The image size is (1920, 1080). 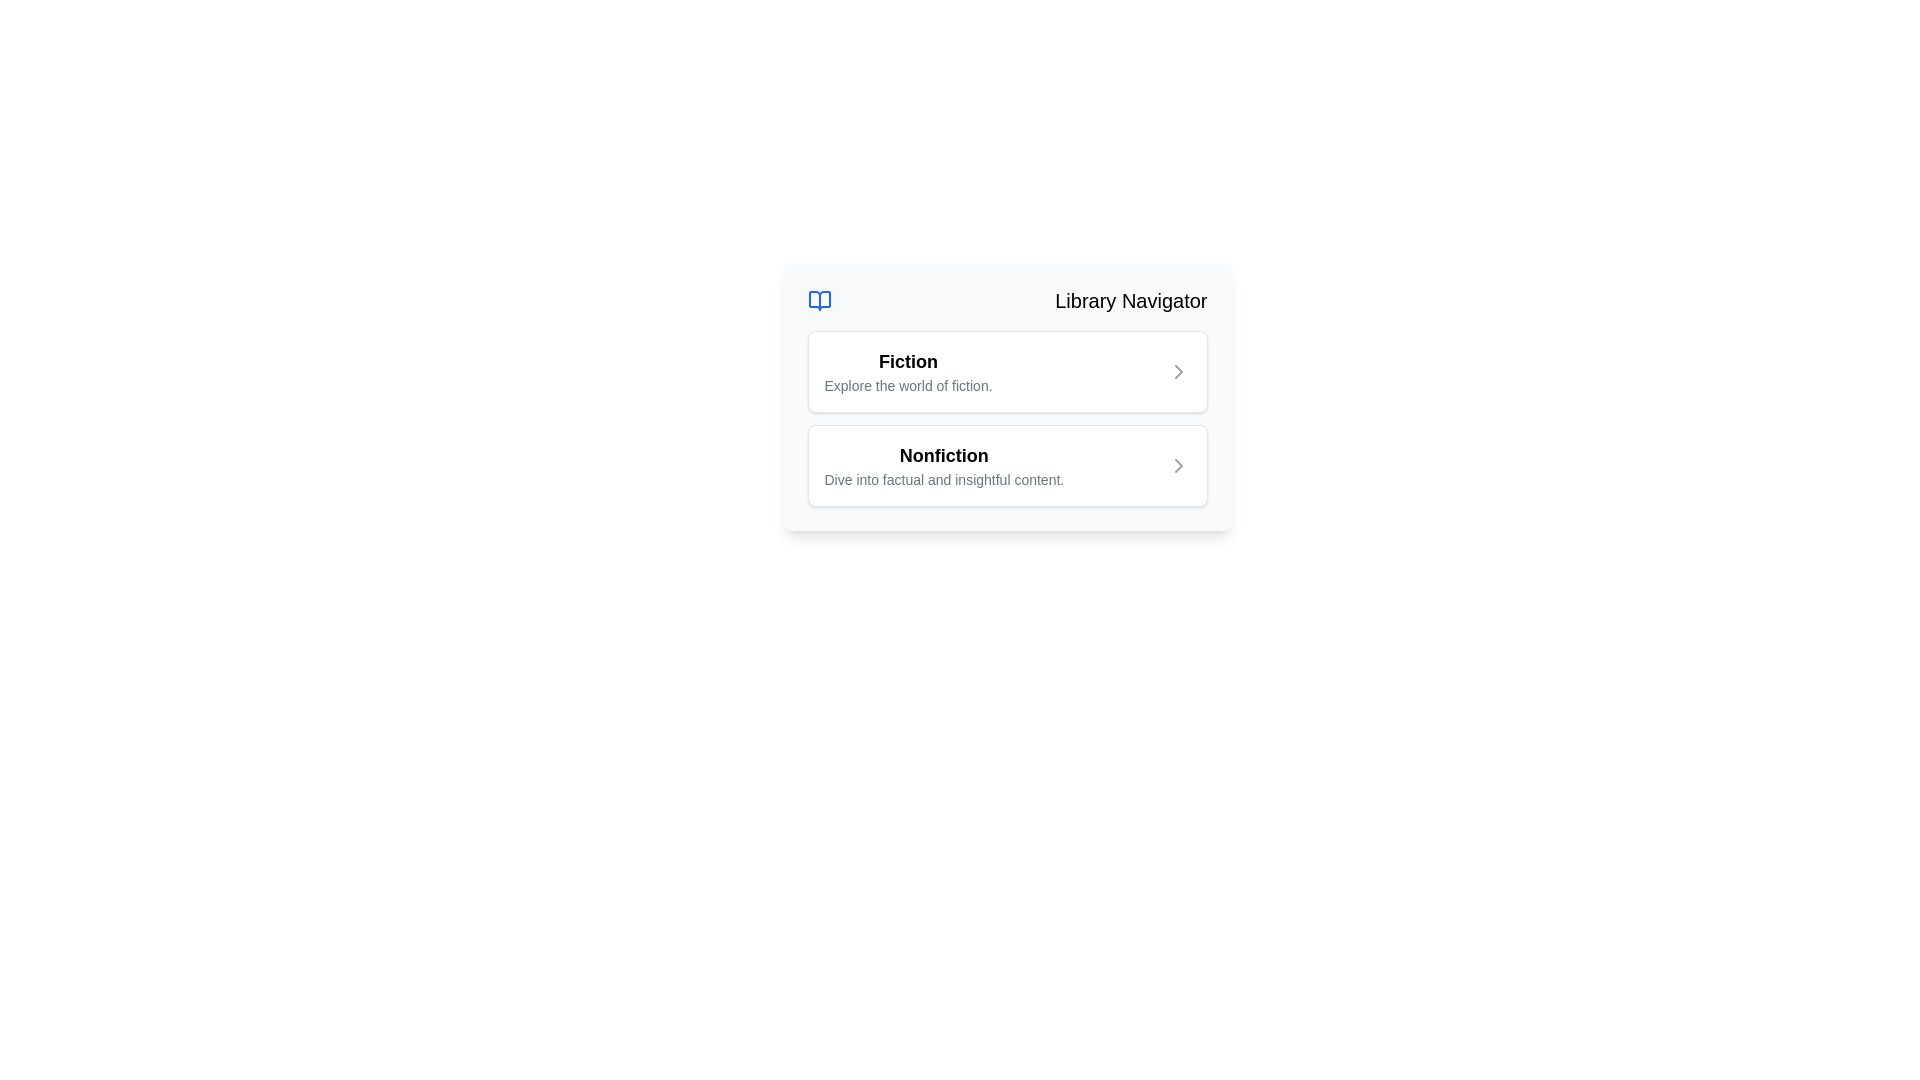 I want to click on the right half of the open book icon, which is a blue vector graphic with a stroke width of 2px, located in the upper-left corner of the interface before the 'Library Navigator' header, so click(x=819, y=300).